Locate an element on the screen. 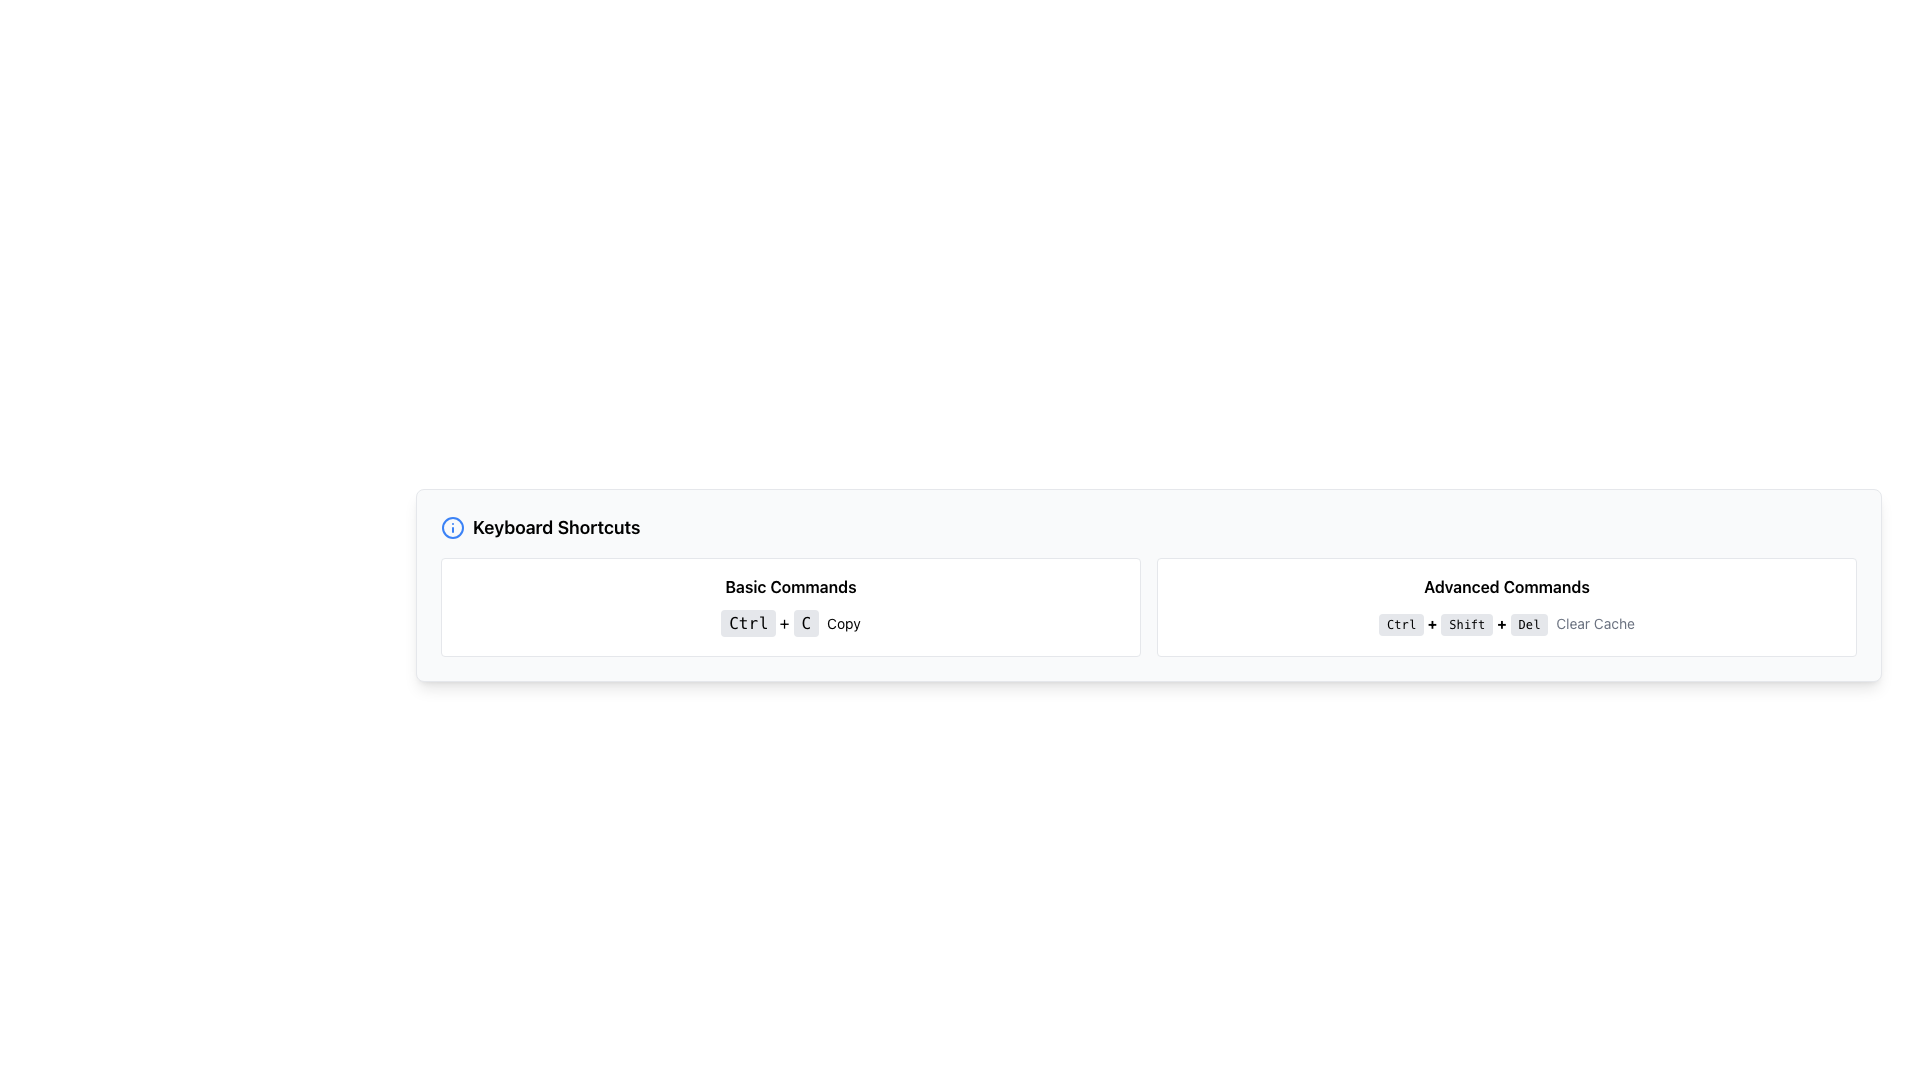  the text label that serves as a heading for the section detailing basic keyboard commands, located at the top center of the left panel above the list of keyboard shortcuts is located at coordinates (790, 585).